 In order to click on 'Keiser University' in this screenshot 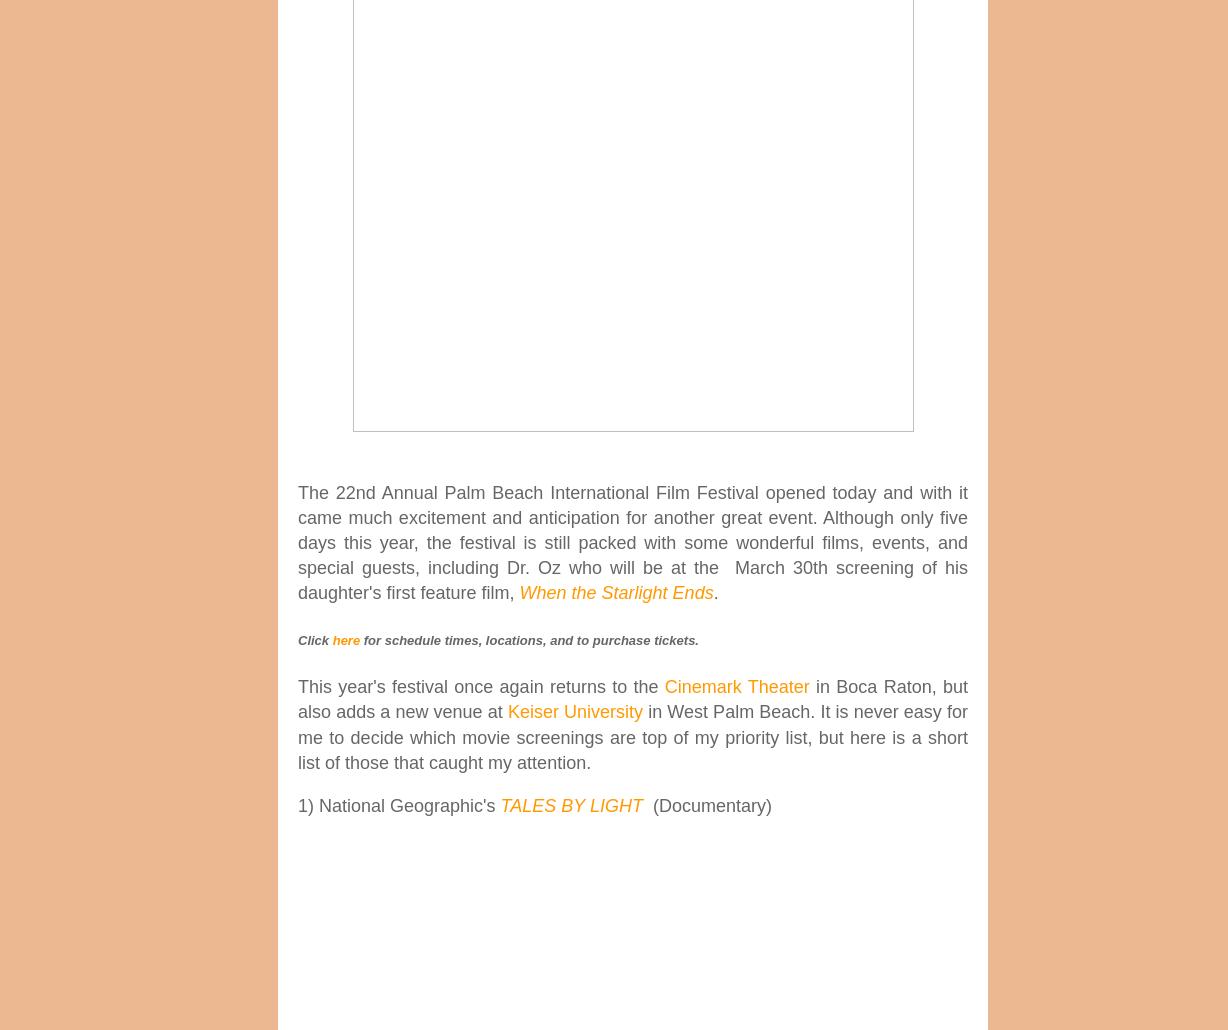, I will do `click(573, 712)`.